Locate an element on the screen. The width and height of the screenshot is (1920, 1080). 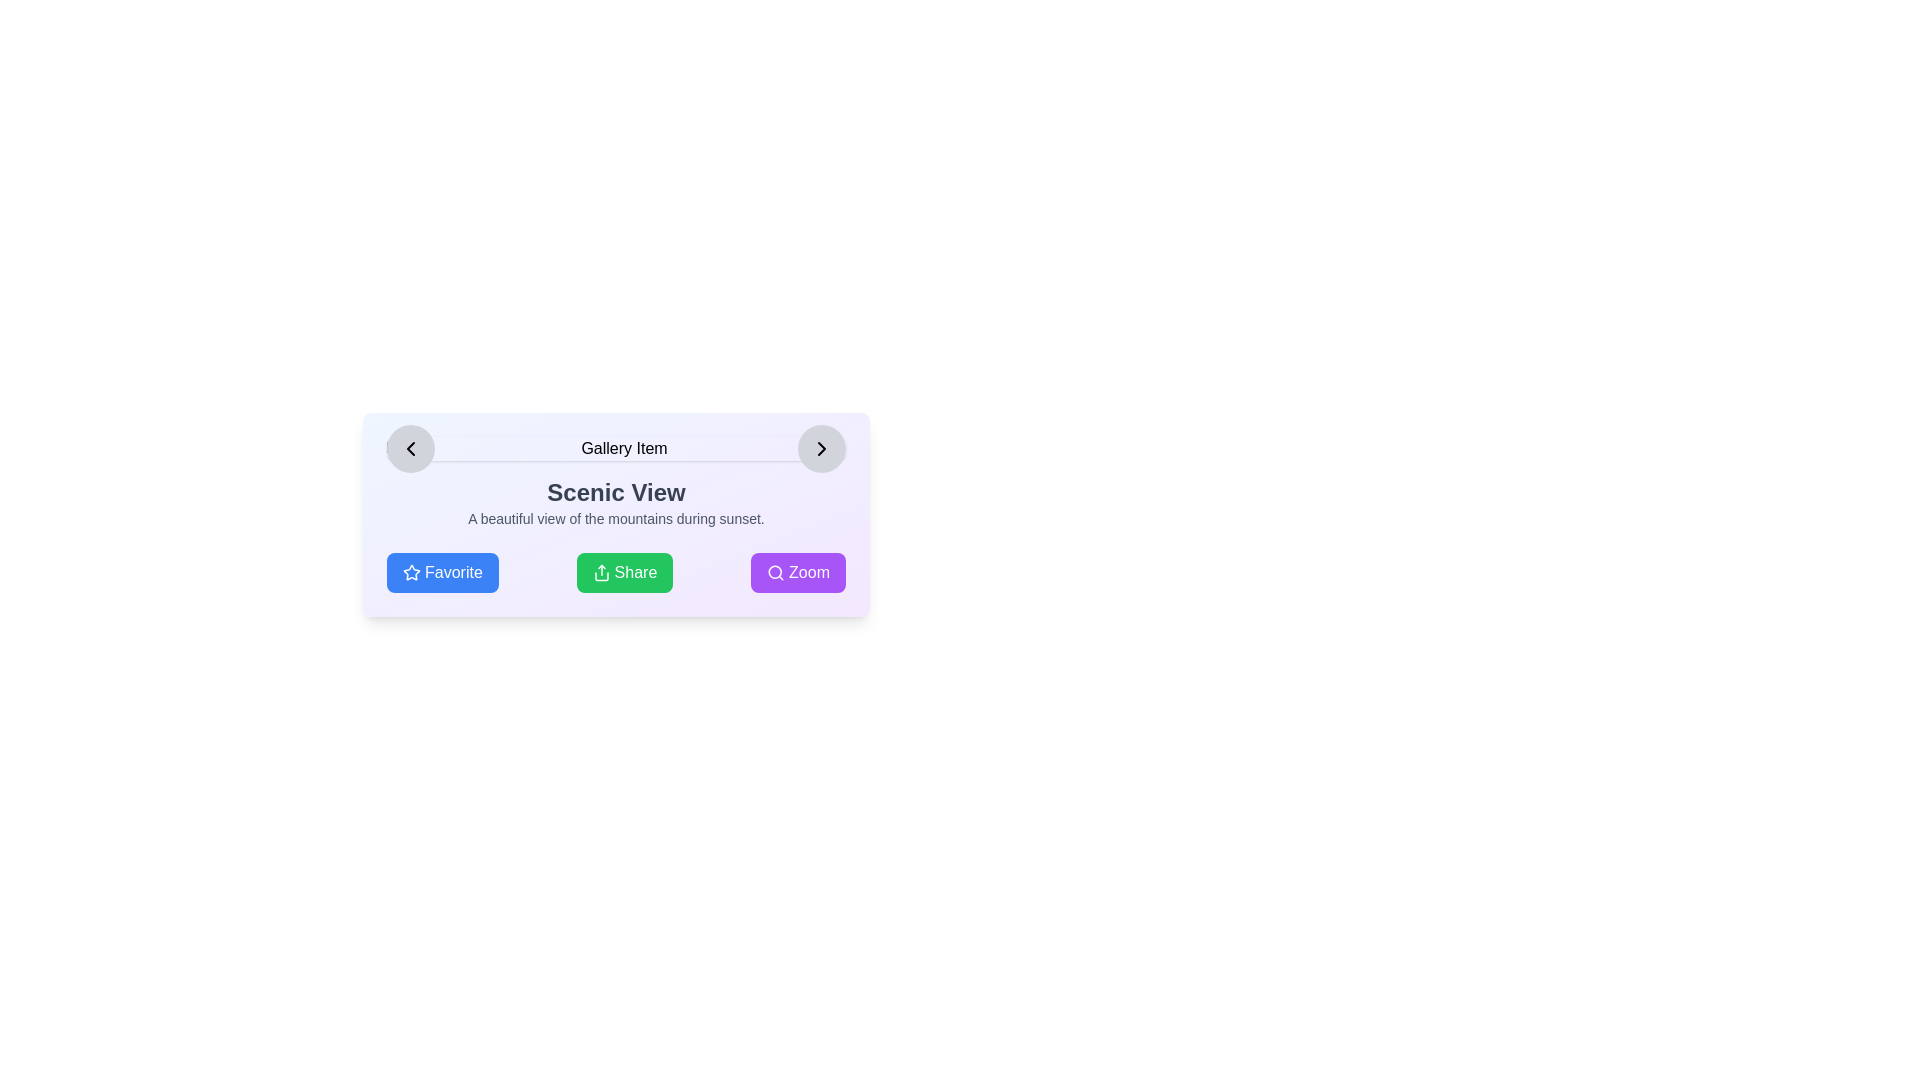
text displayed in the large, bold, dark gray font labeled 'Scenic View', which is positioned centrally above the descriptive text about the mountains is located at coordinates (615, 493).